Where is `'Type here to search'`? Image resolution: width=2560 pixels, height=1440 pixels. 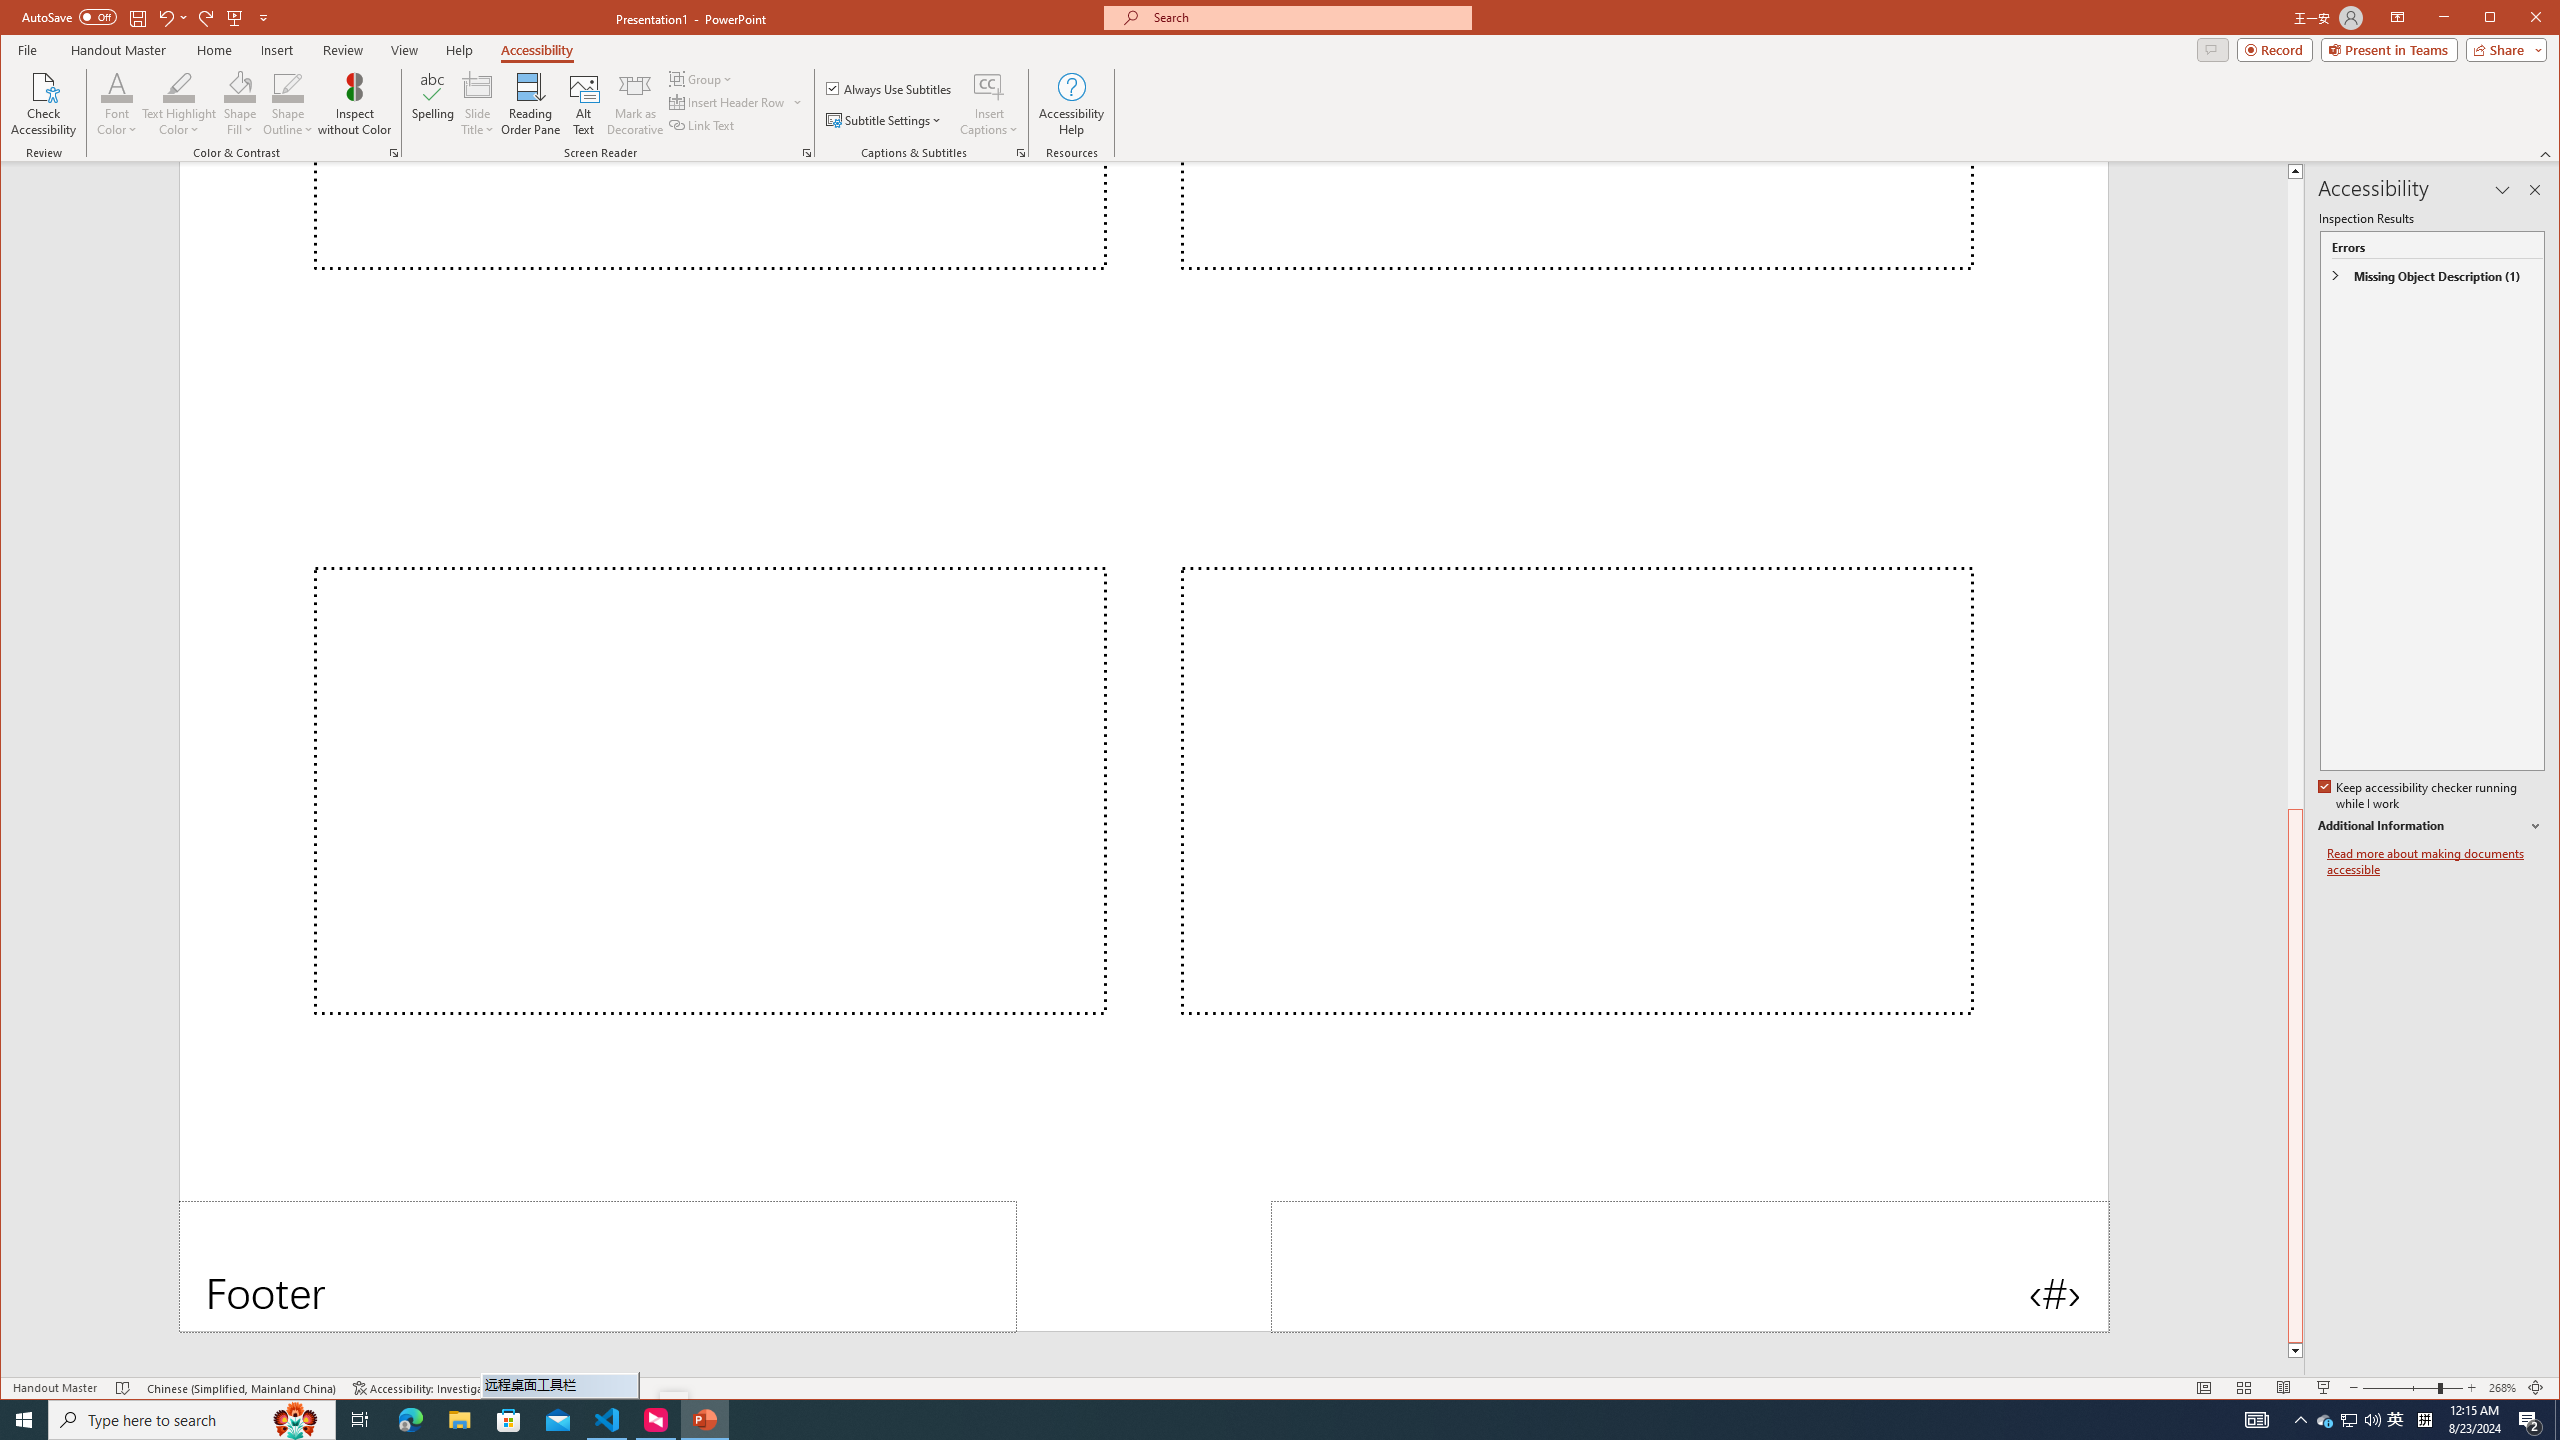
'Type here to search' is located at coordinates (191, 1418).